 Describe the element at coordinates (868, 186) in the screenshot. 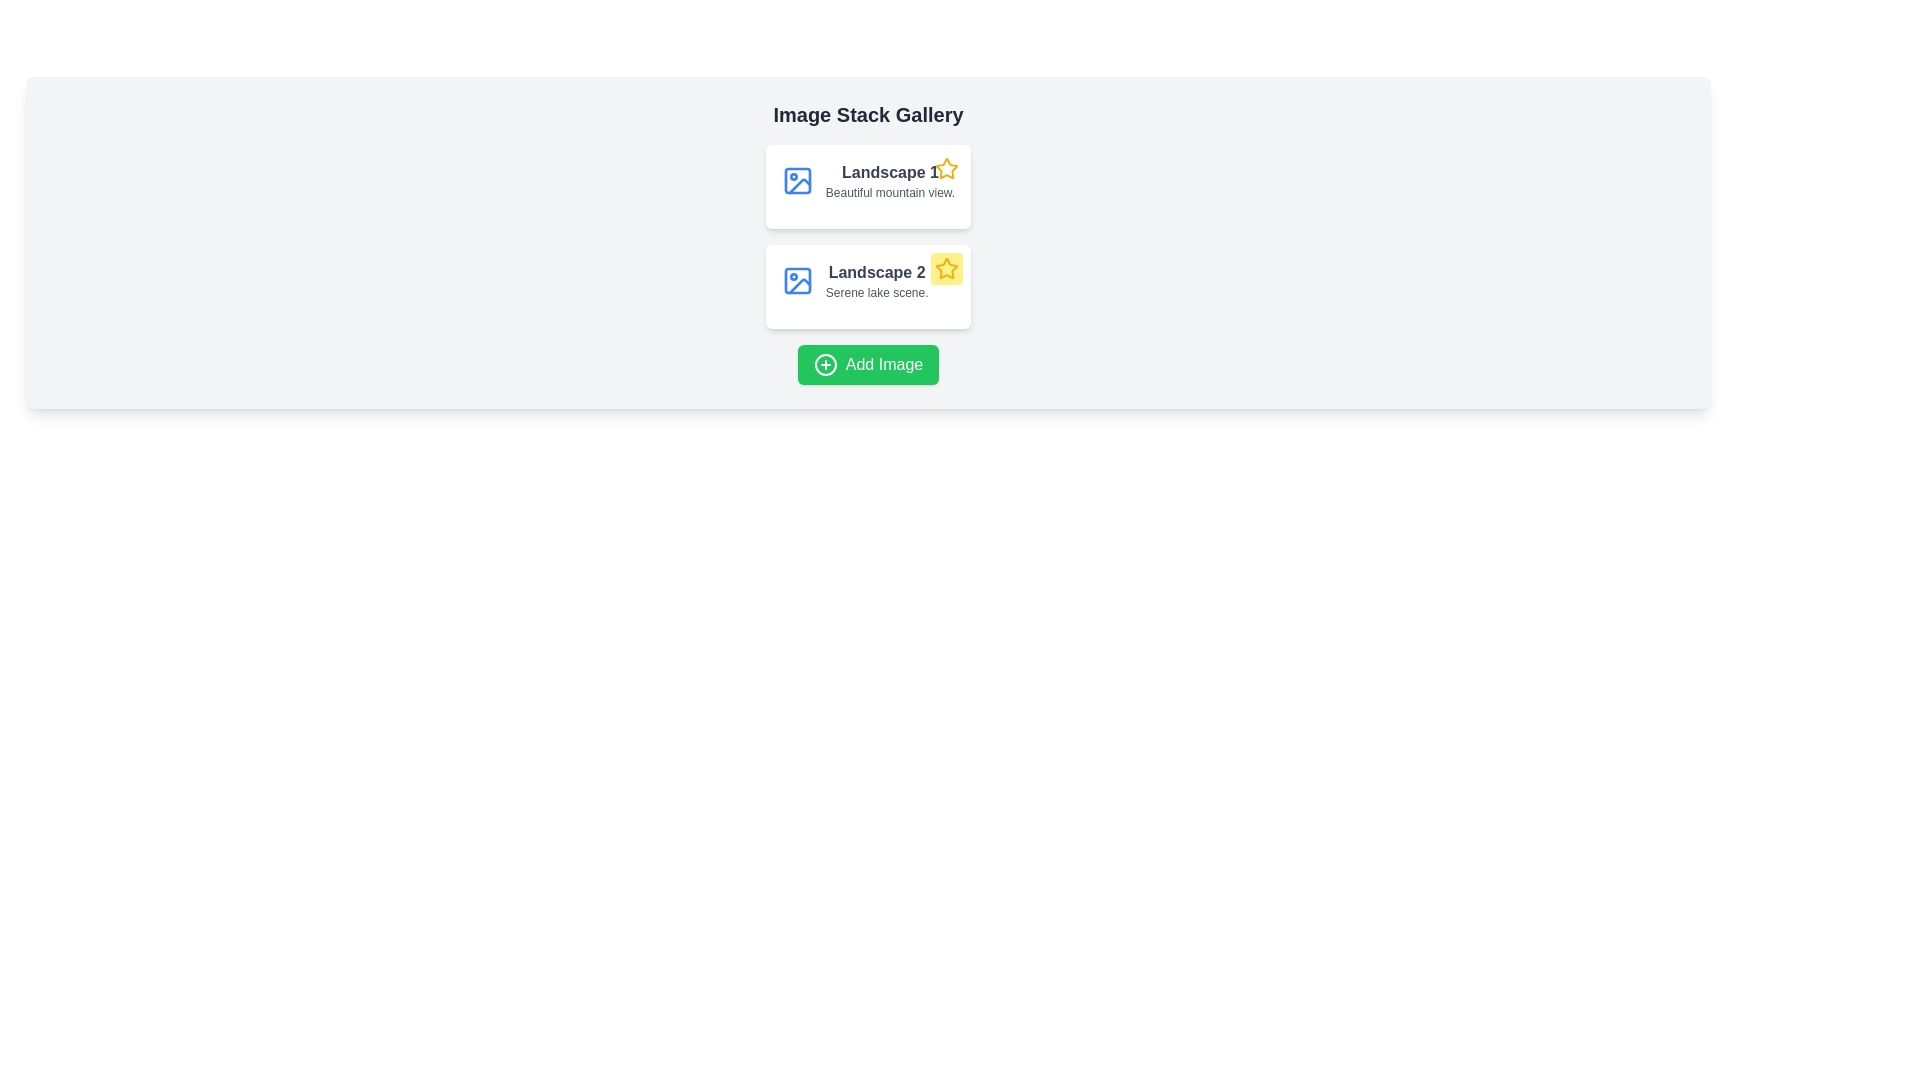

I see `the first card in the vertical stack that represents an item entry in a gallery` at that location.